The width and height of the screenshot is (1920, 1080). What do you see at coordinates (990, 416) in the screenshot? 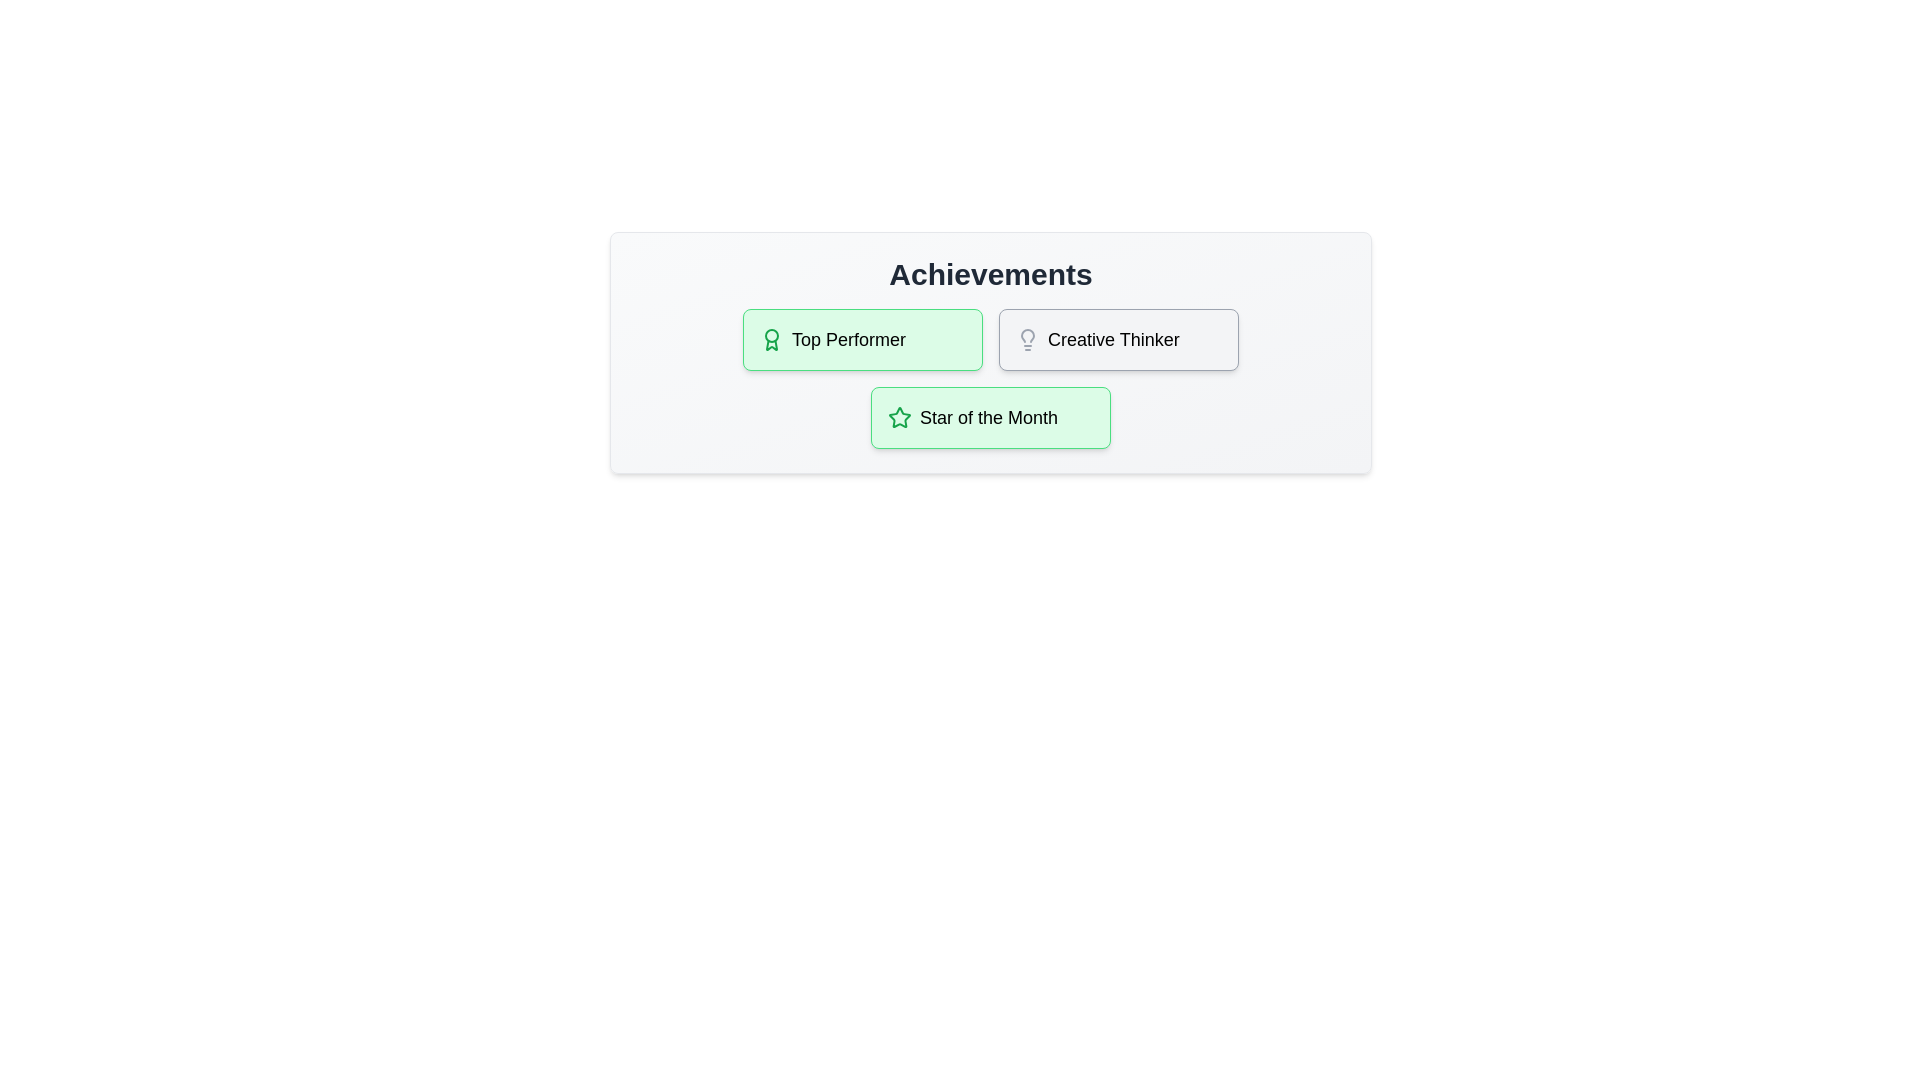
I see `the achievement Star of the Month to display its tooltip or effect` at bounding box center [990, 416].